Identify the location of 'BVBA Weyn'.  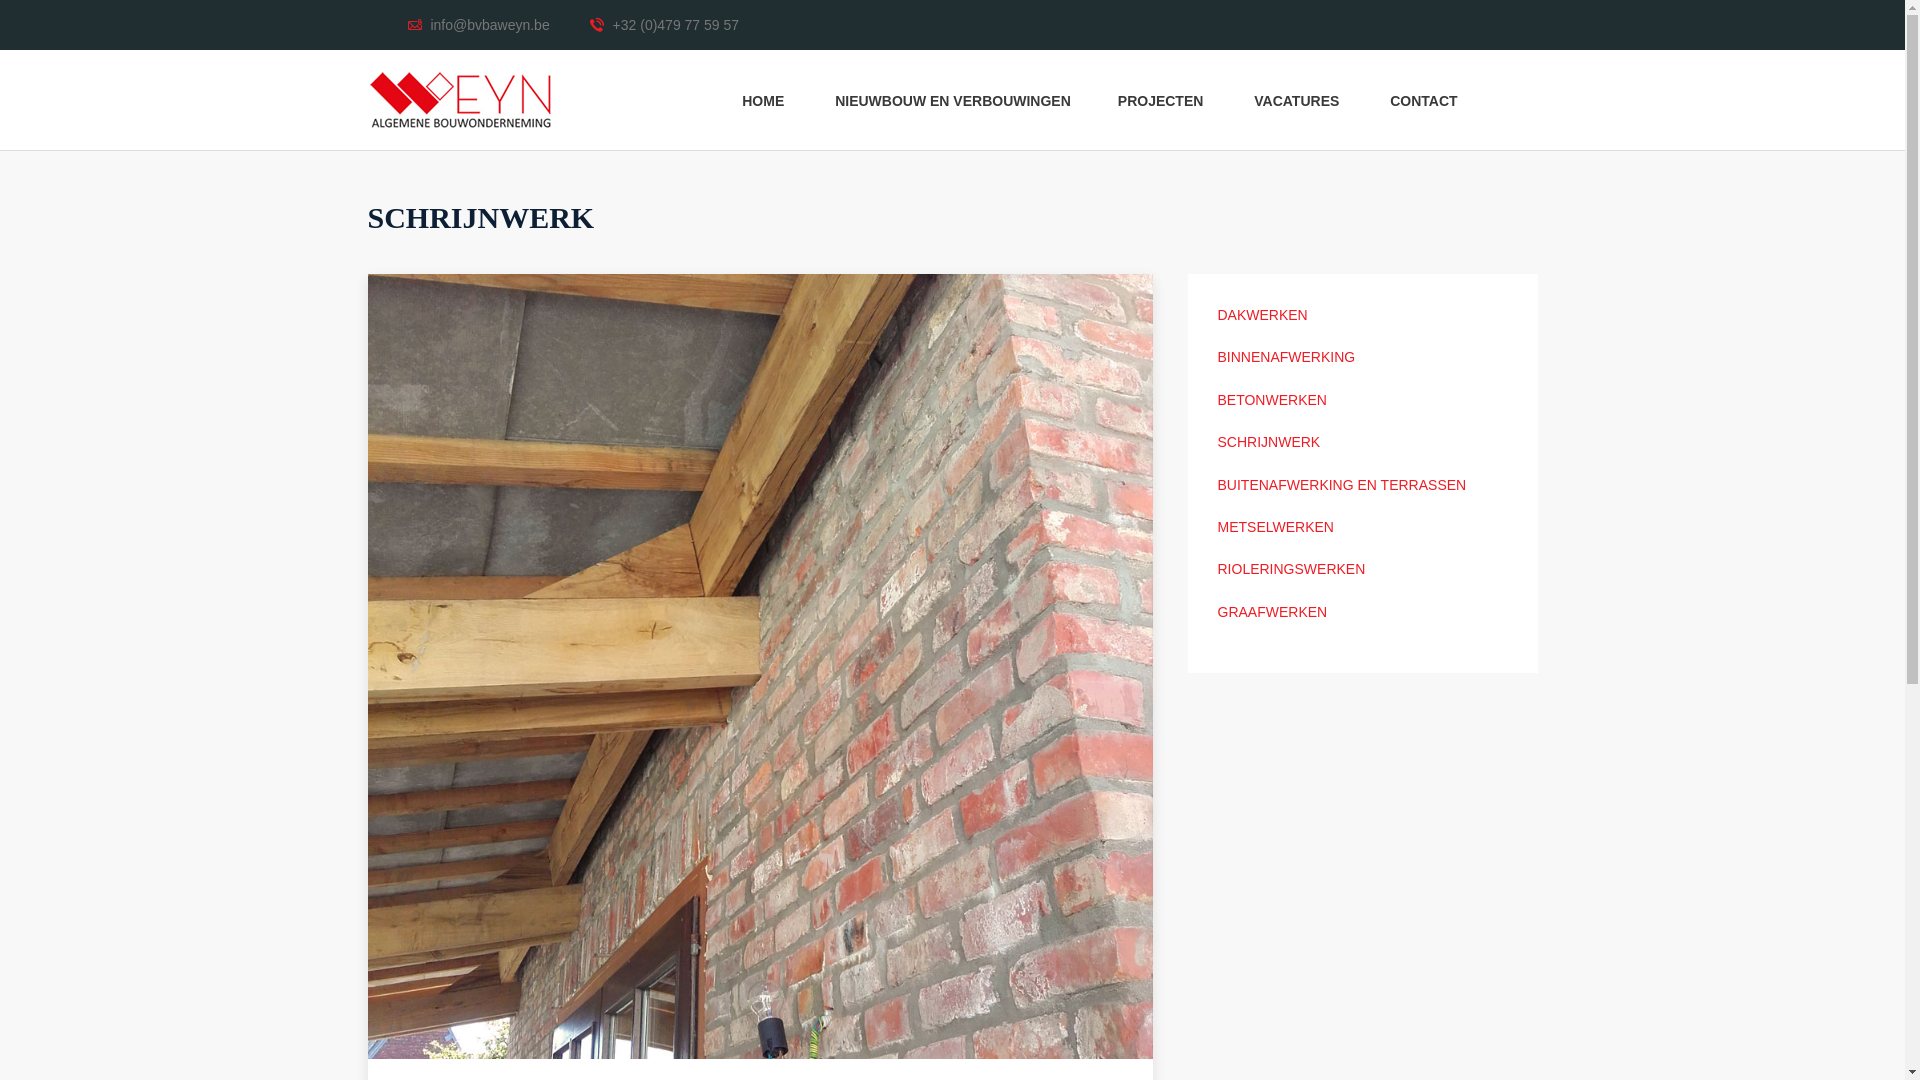
(459, 100).